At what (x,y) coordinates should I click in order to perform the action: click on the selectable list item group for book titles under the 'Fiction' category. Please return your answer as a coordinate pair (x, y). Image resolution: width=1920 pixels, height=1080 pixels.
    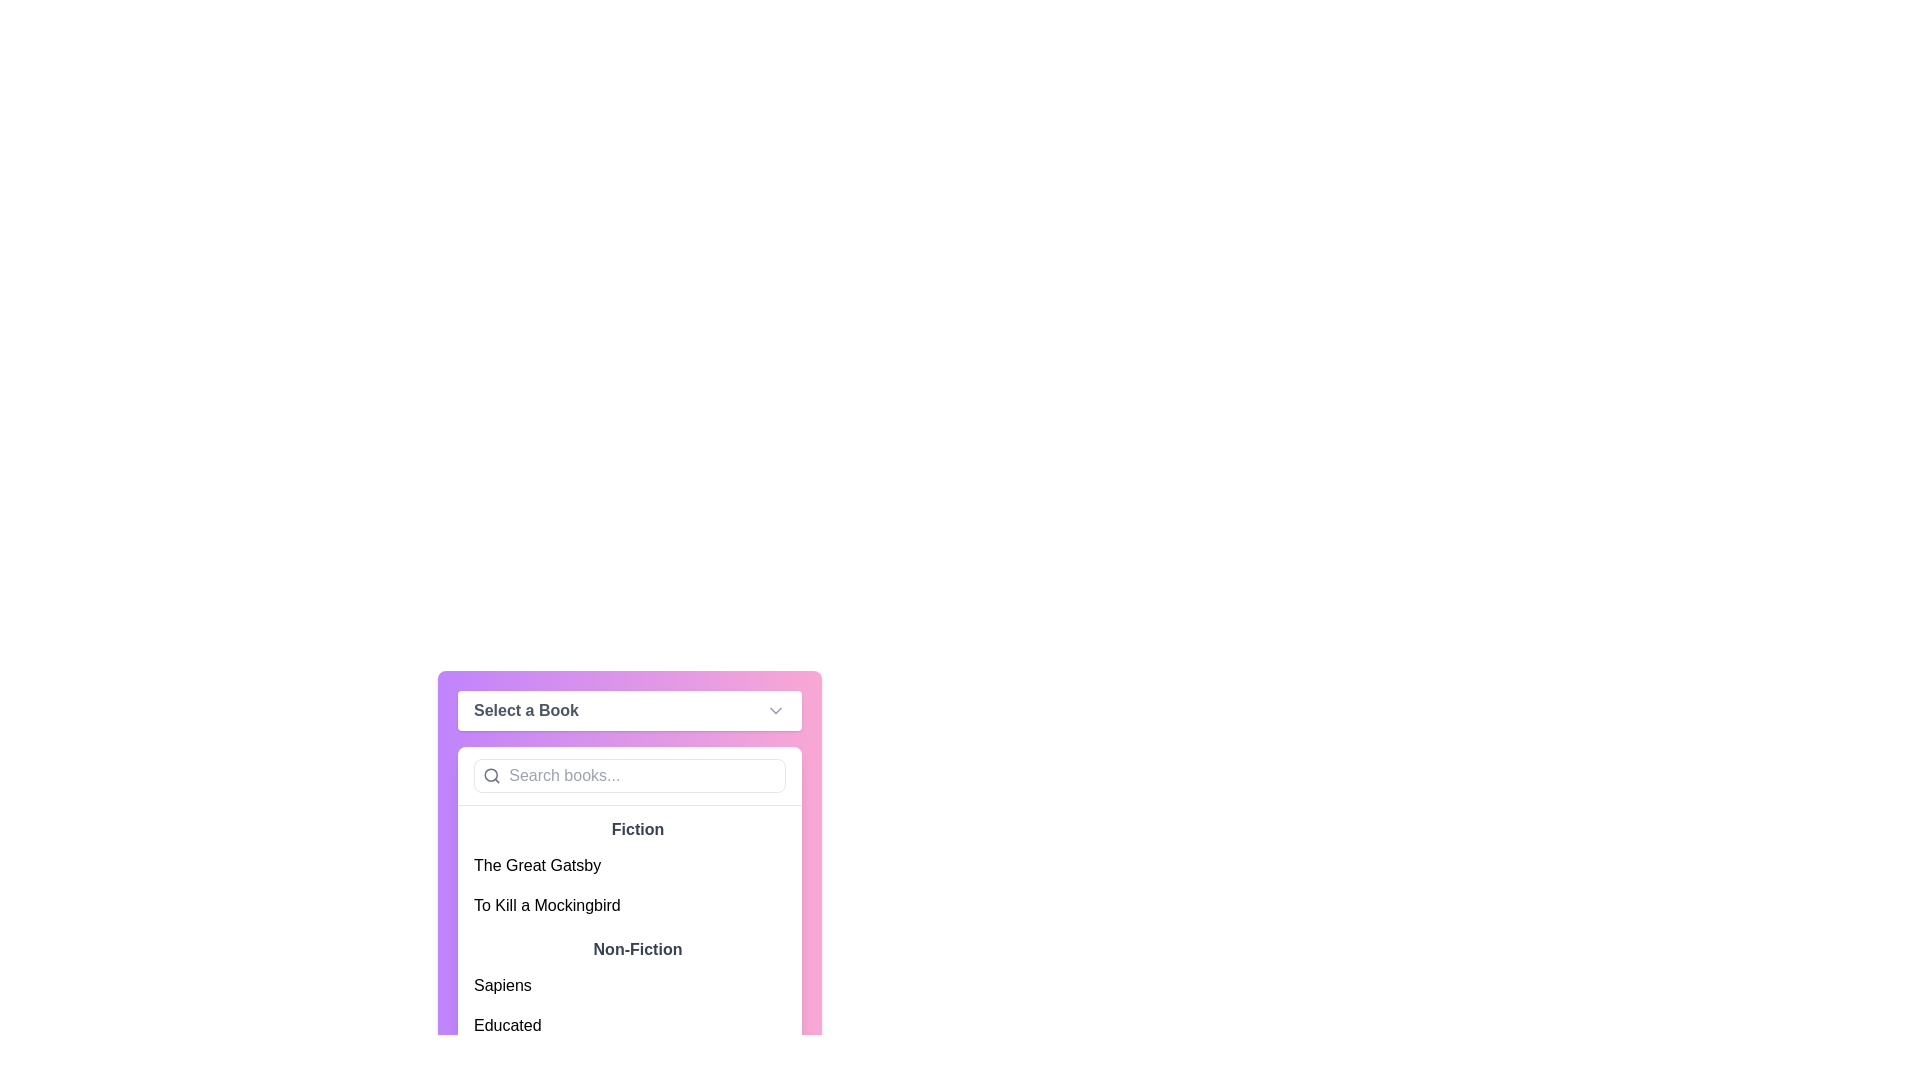
    Looking at the image, I should click on (628, 885).